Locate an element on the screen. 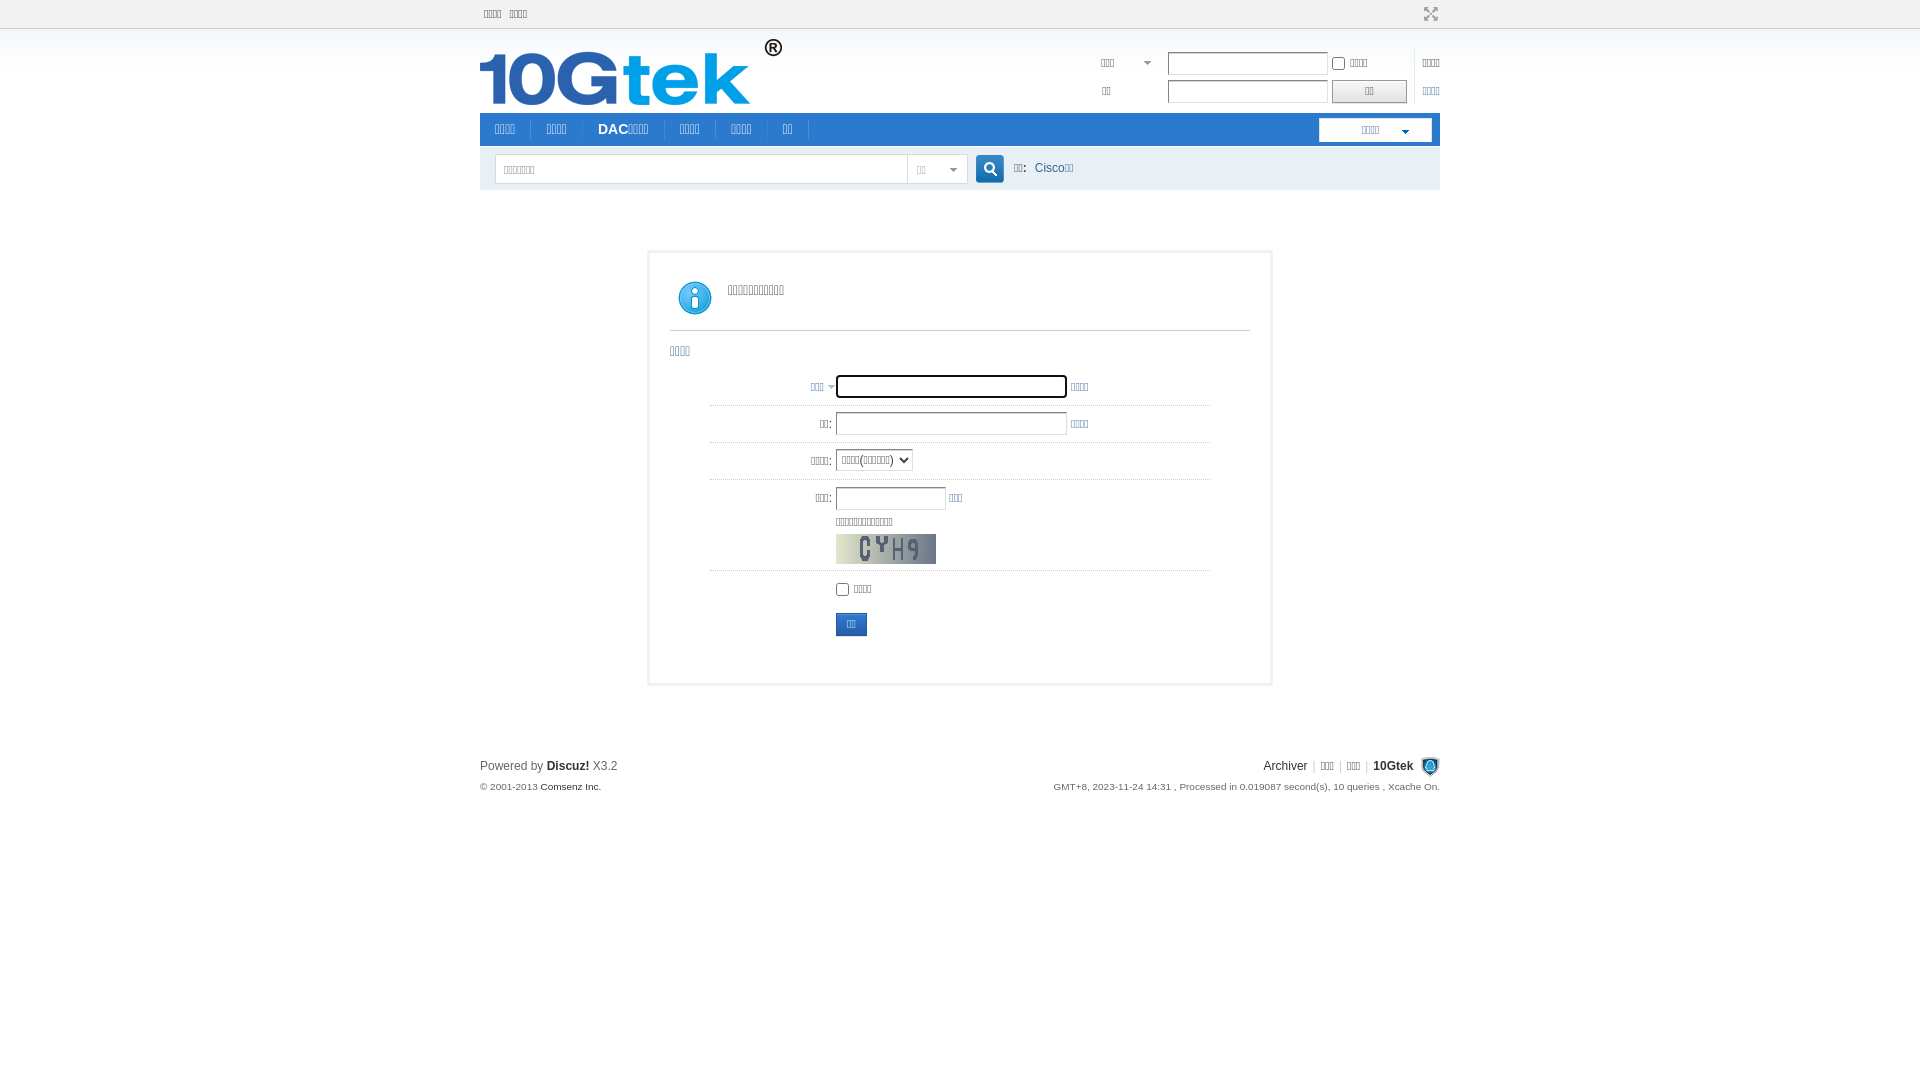 This screenshot has height=1080, width=1920. '10Gtek' is located at coordinates (1391, 765).